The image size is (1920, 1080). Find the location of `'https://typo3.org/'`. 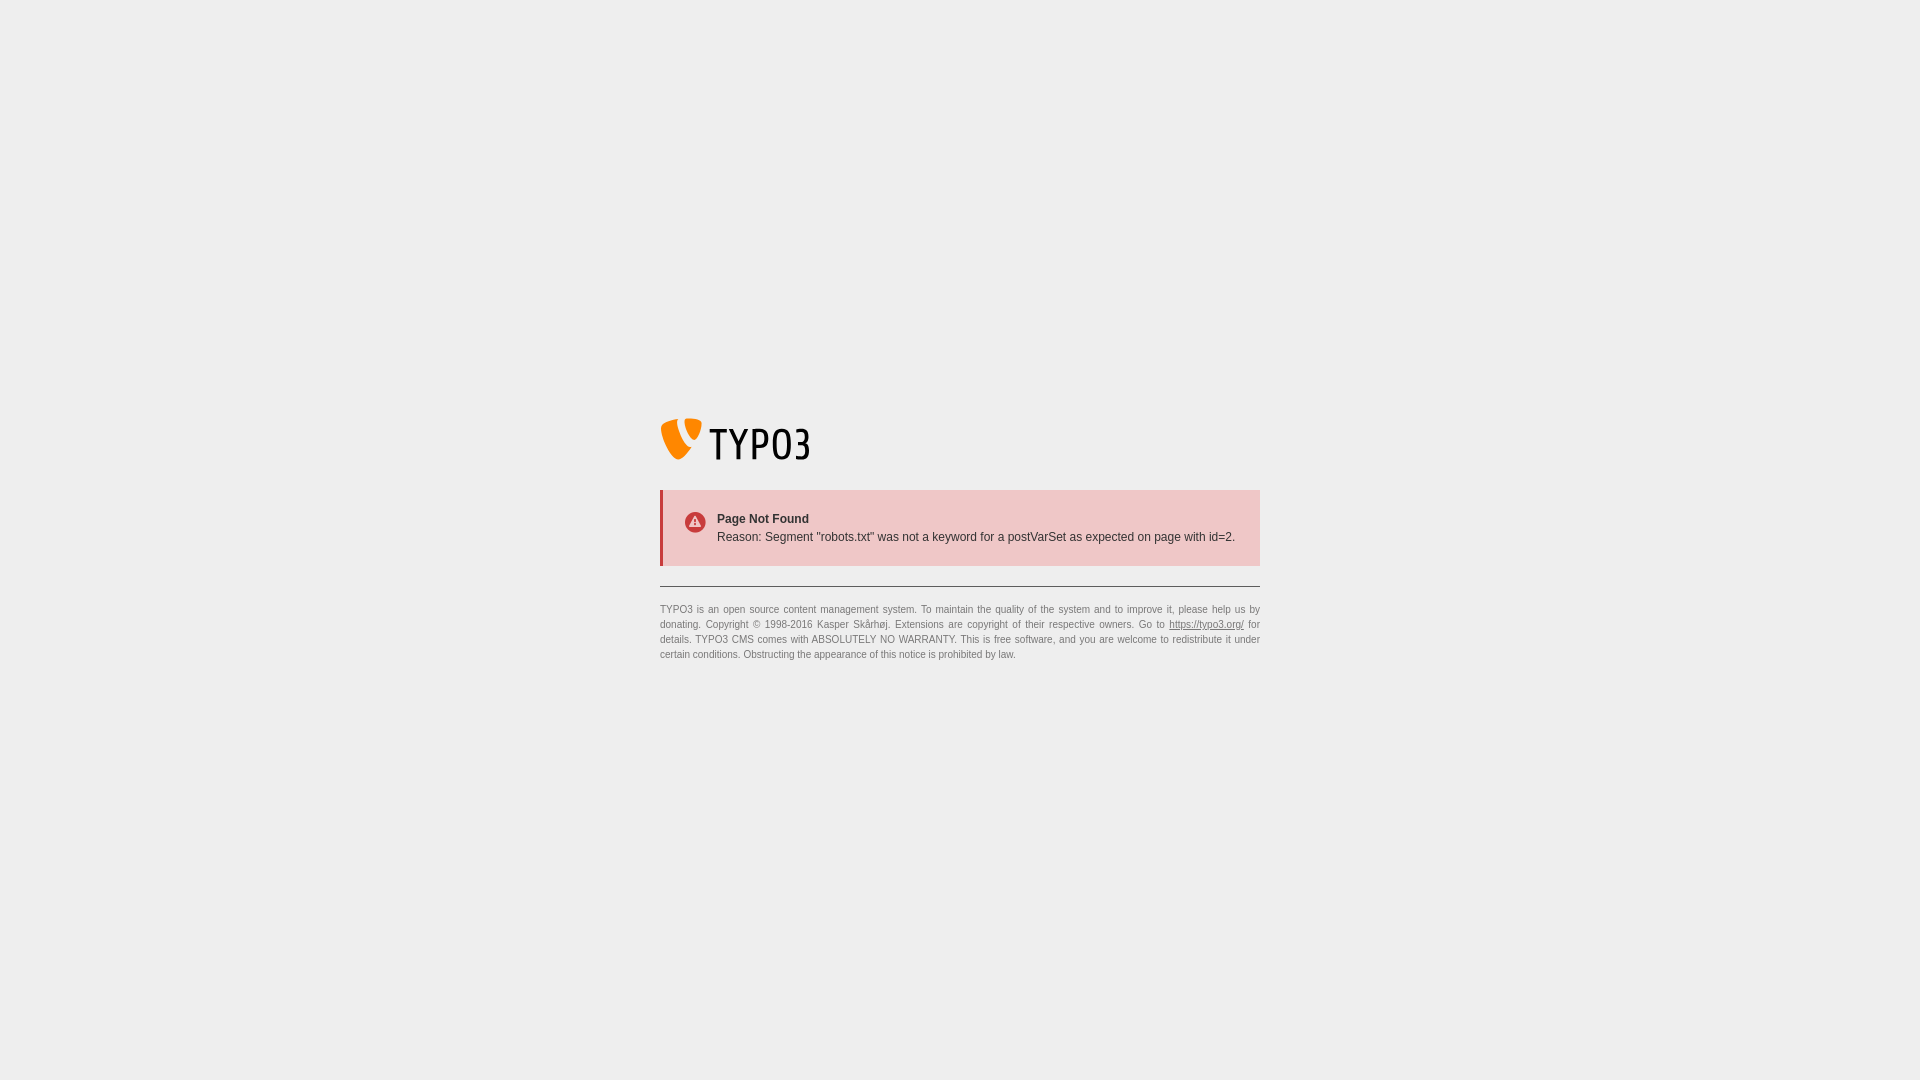

'https://typo3.org/' is located at coordinates (1205, 623).